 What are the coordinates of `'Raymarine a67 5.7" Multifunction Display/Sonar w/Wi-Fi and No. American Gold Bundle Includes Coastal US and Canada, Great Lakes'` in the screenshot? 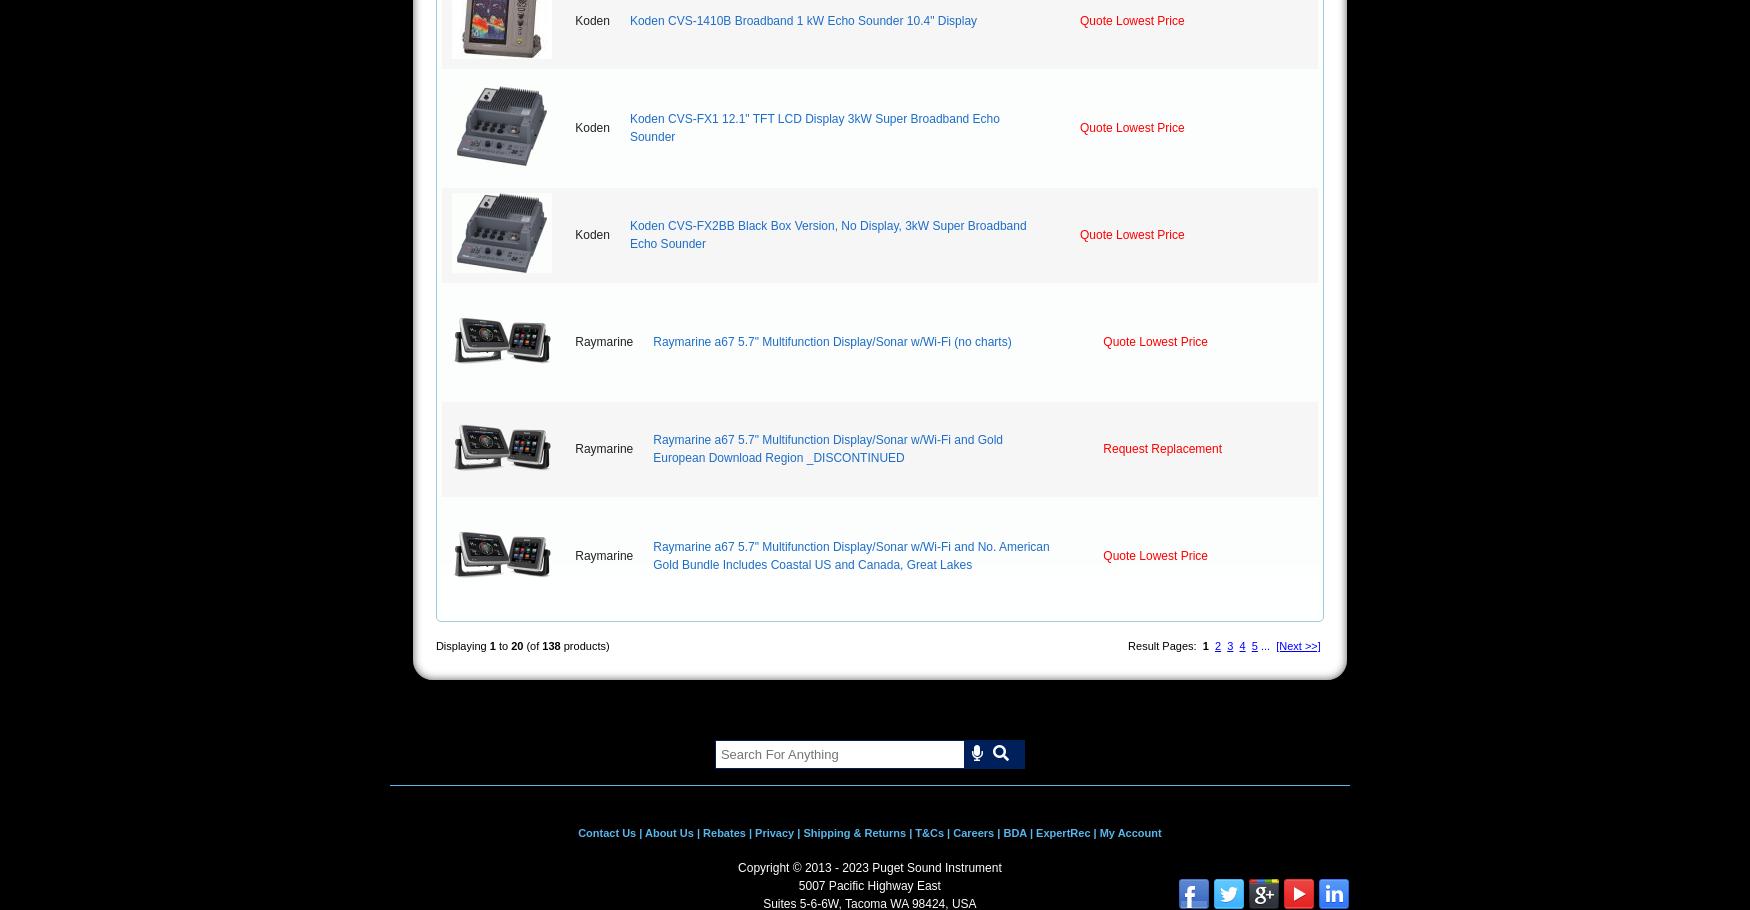 It's located at (851, 556).